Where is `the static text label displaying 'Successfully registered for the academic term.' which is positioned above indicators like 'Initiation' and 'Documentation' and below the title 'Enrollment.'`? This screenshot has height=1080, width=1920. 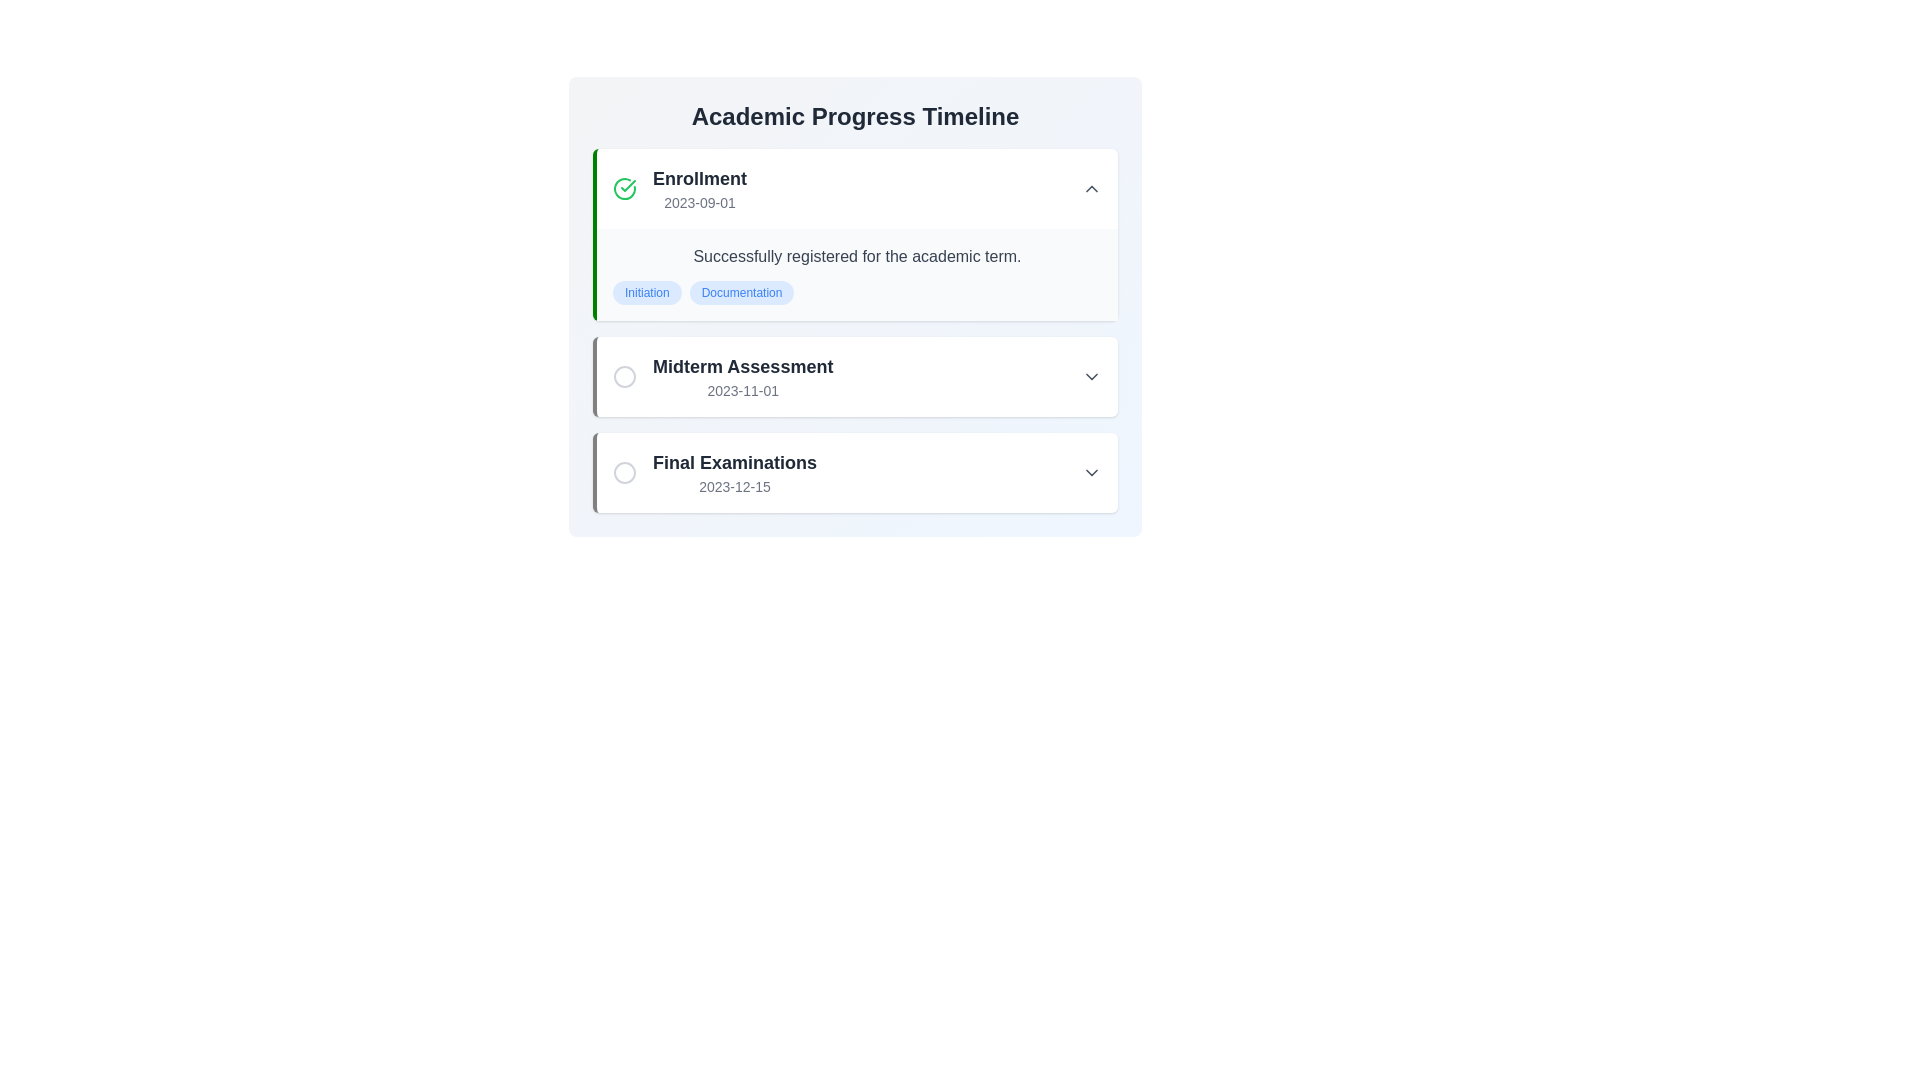
the static text label displaying 'Successfully registered for the academic term.' which is positioned above indicators like 'Initiation' and 'Documentation' and below the title 'Enrollment.' is located at coordinates (857, 256).